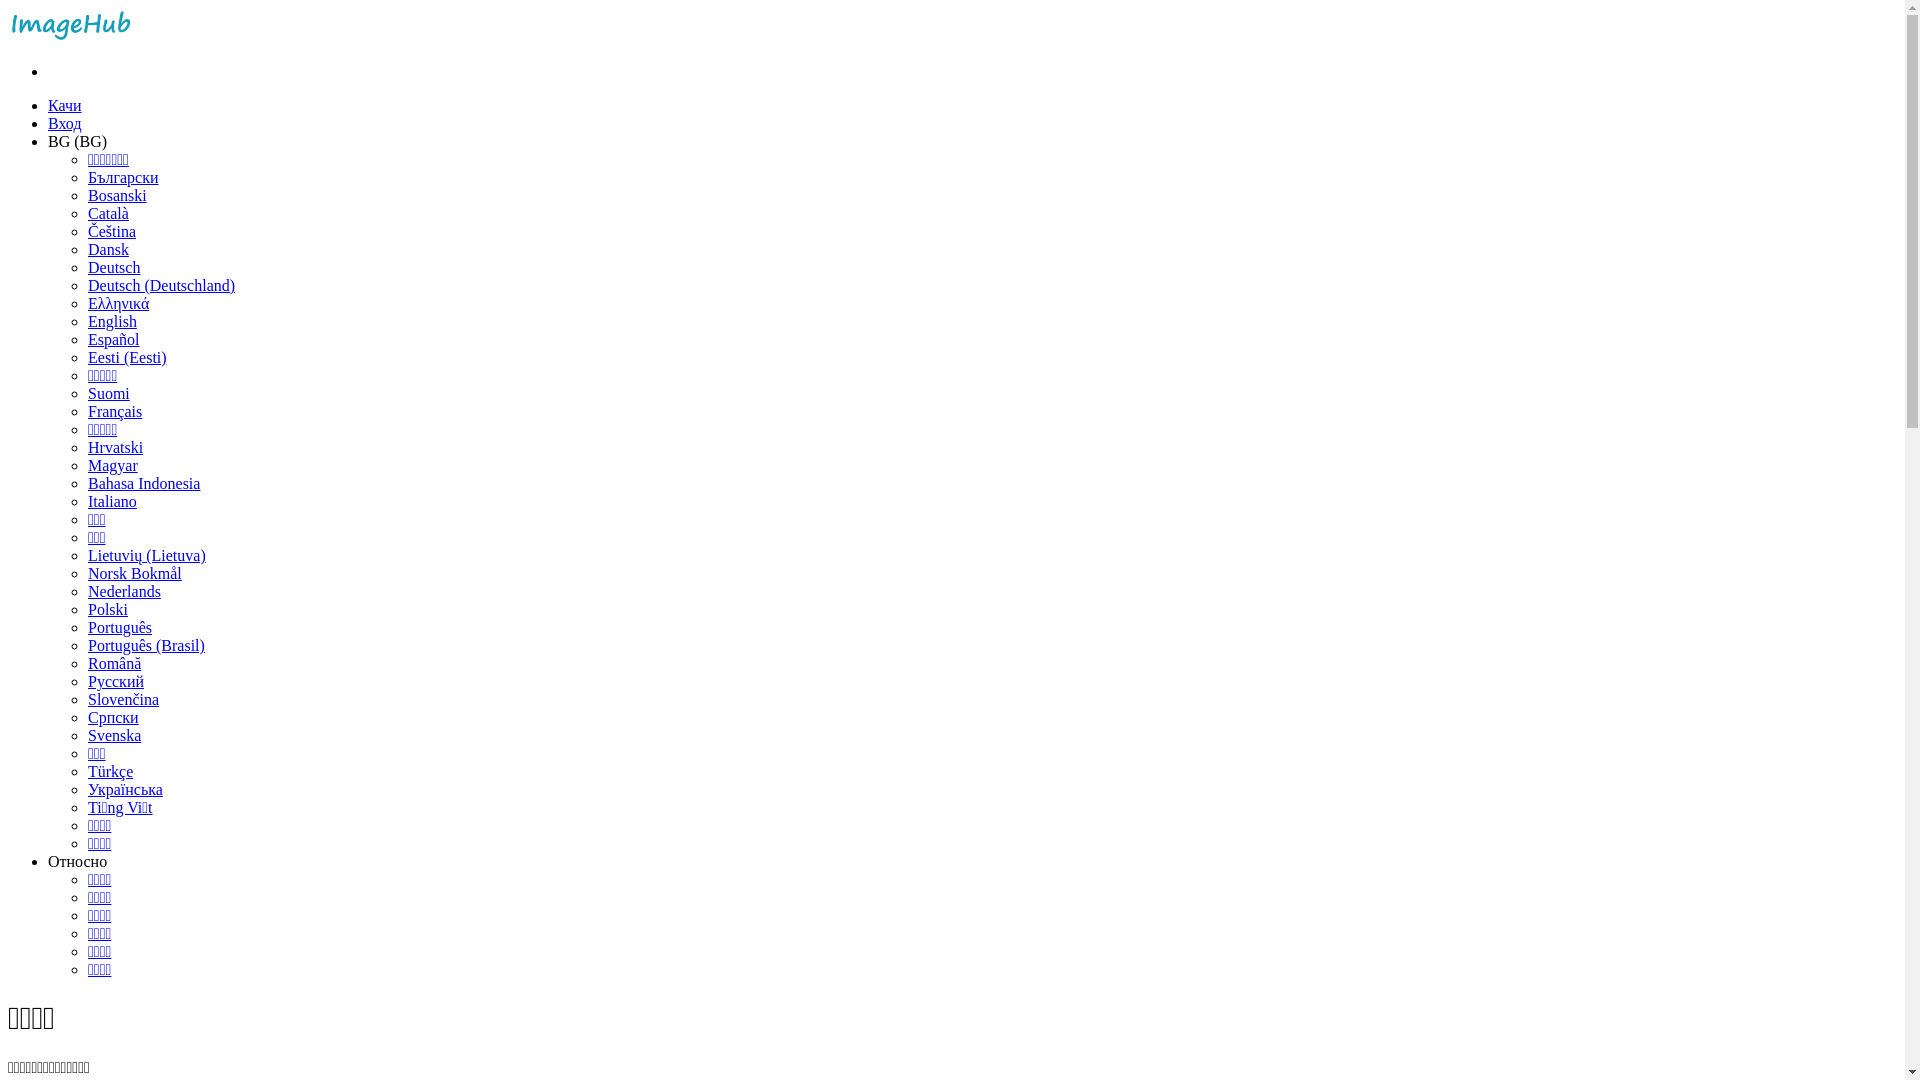 This screenshot has height=1080, width=1920. Describe the element at coordinates (86, 465) in the screenshot. I see `'Magyar'` at that location.